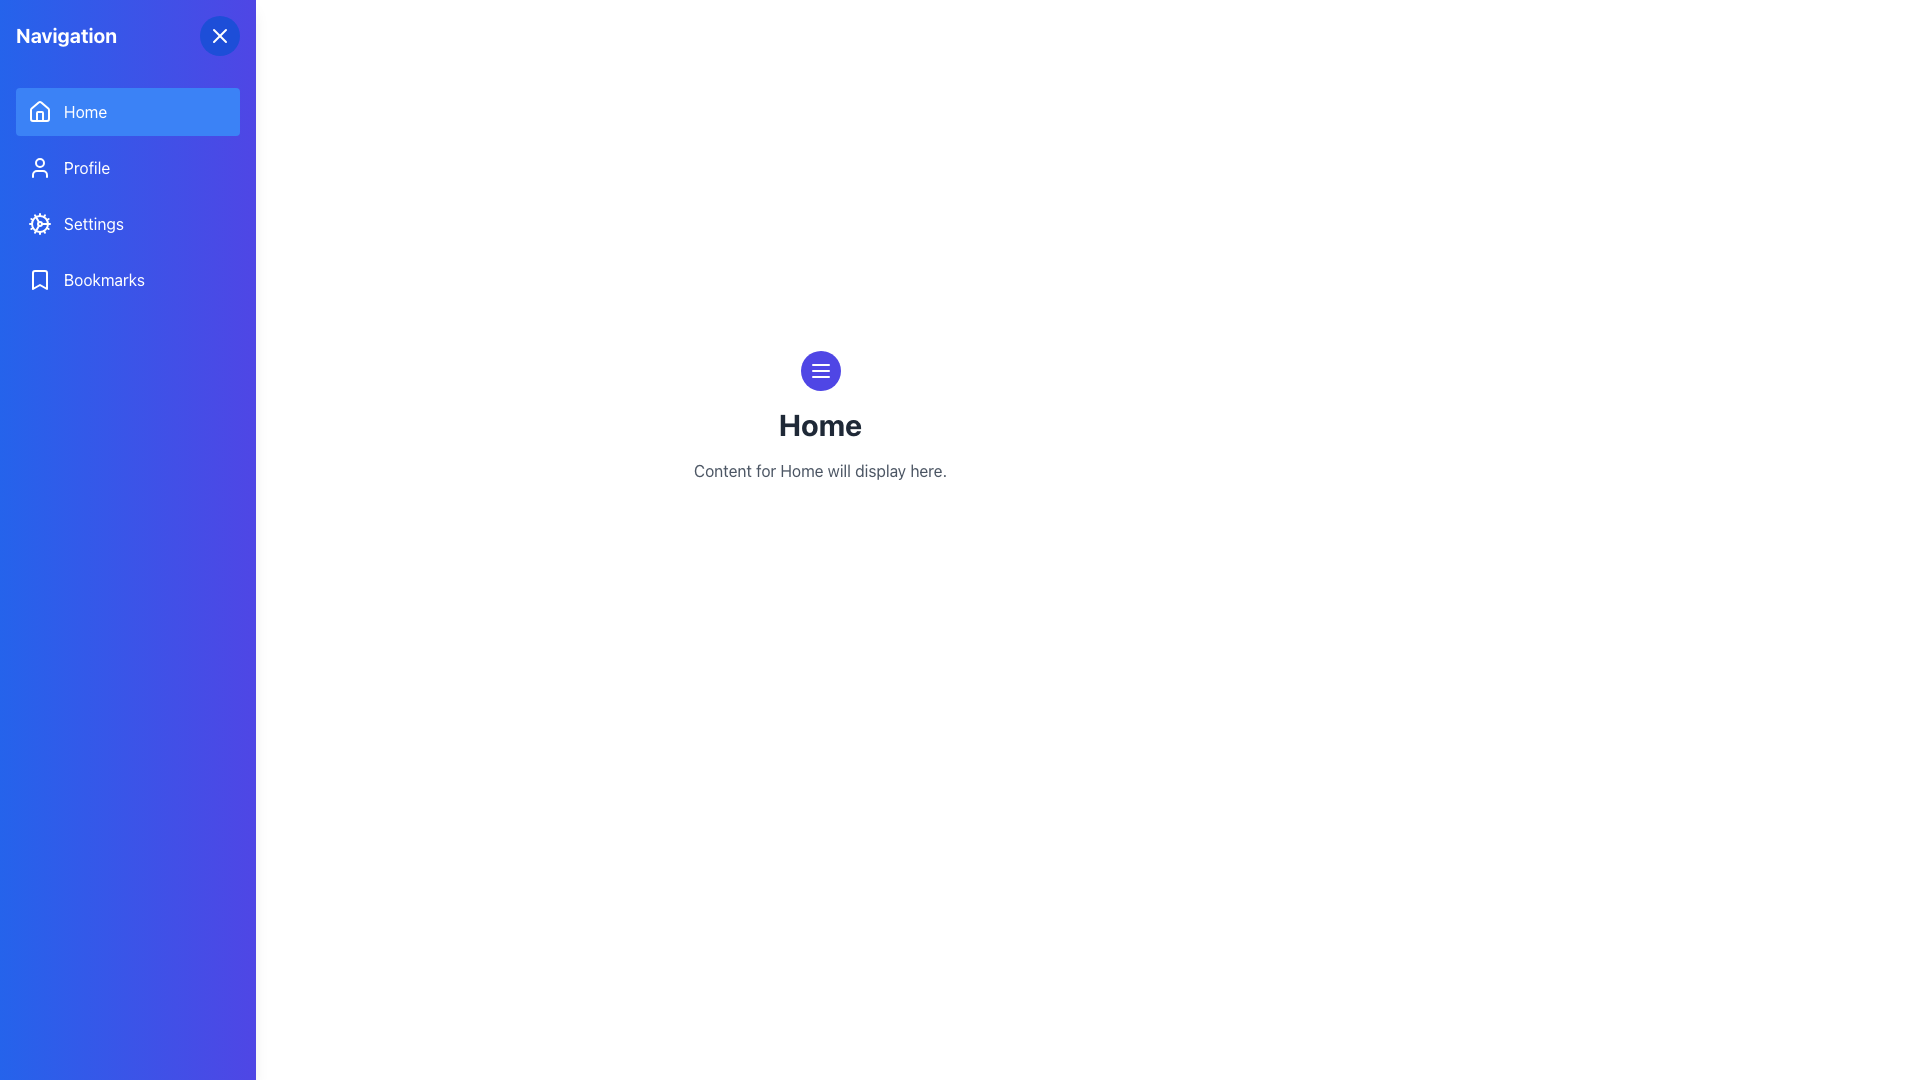  Describe the element at coordinates (39, 111) in the screenshot. I see `the roof portion of the 'home' icon, which represents the 'Home' page in the navigation menu on the left sidebar` at that location.